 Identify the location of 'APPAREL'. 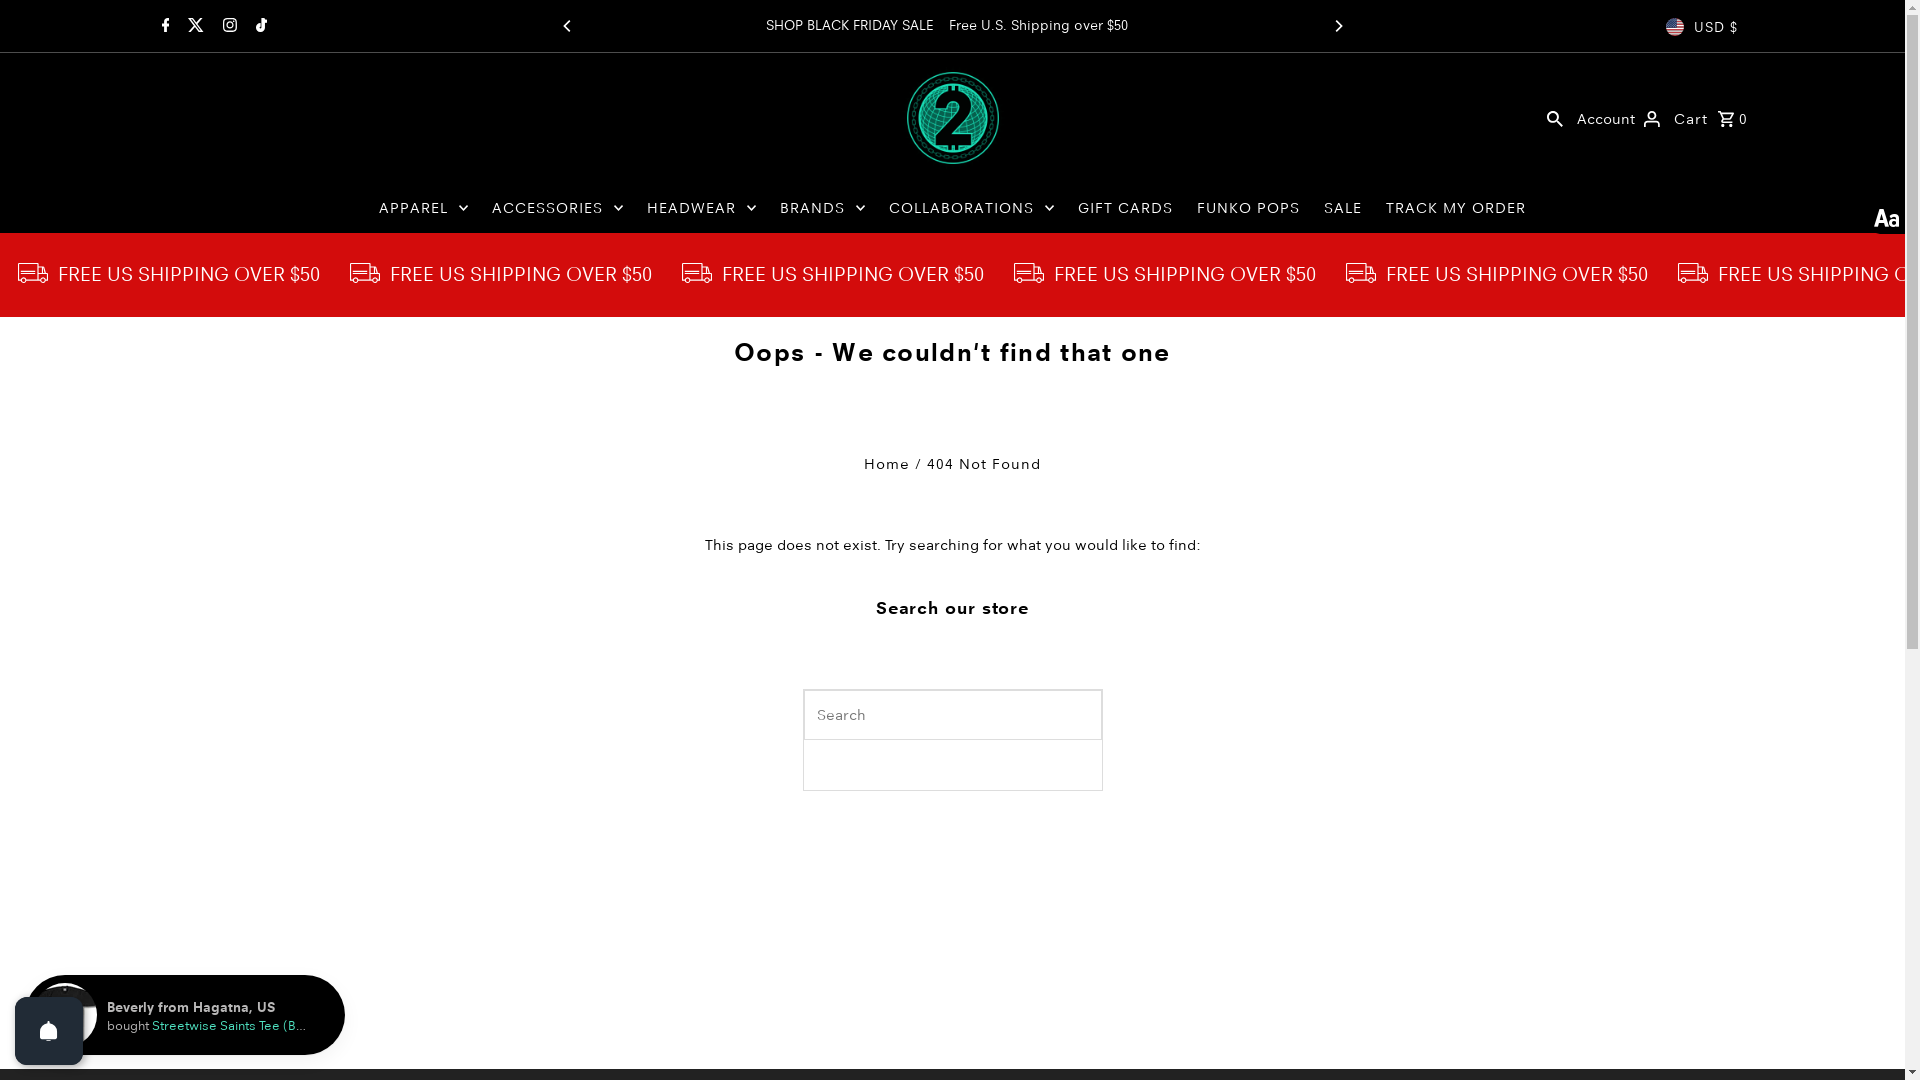
(422, 208).